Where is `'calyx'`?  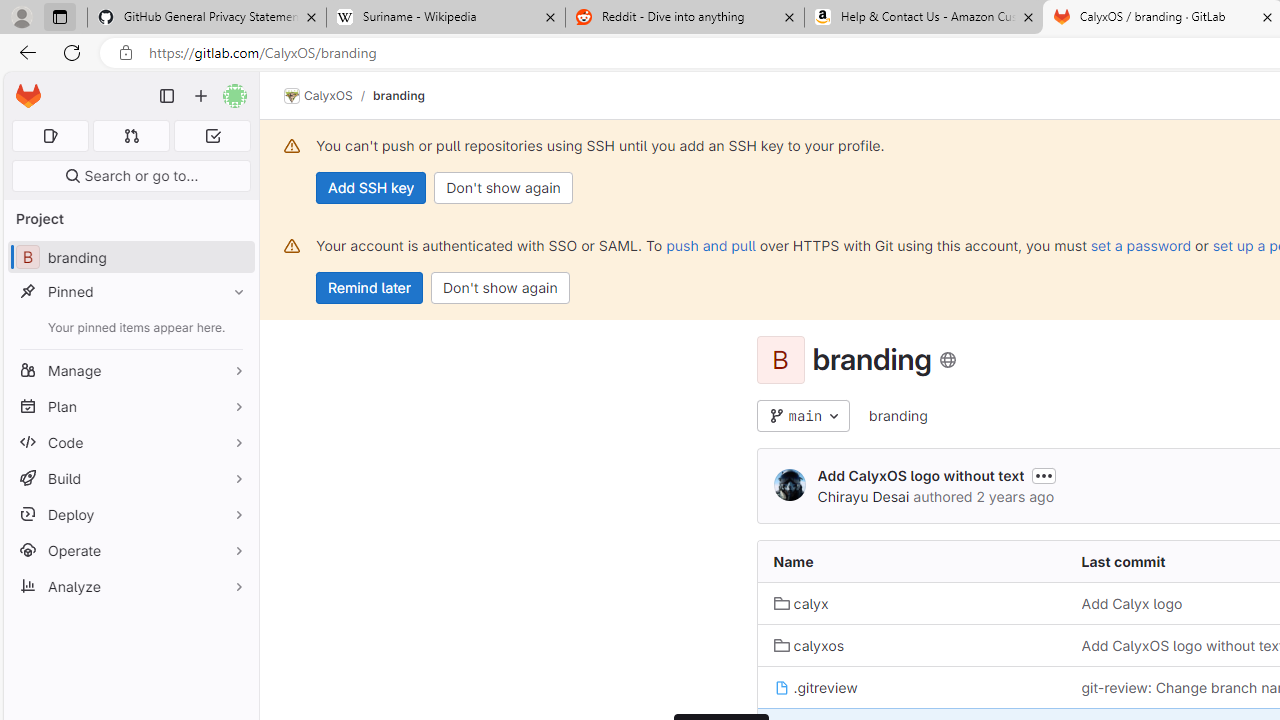 'calyx' is located at coordinates (801, 602).